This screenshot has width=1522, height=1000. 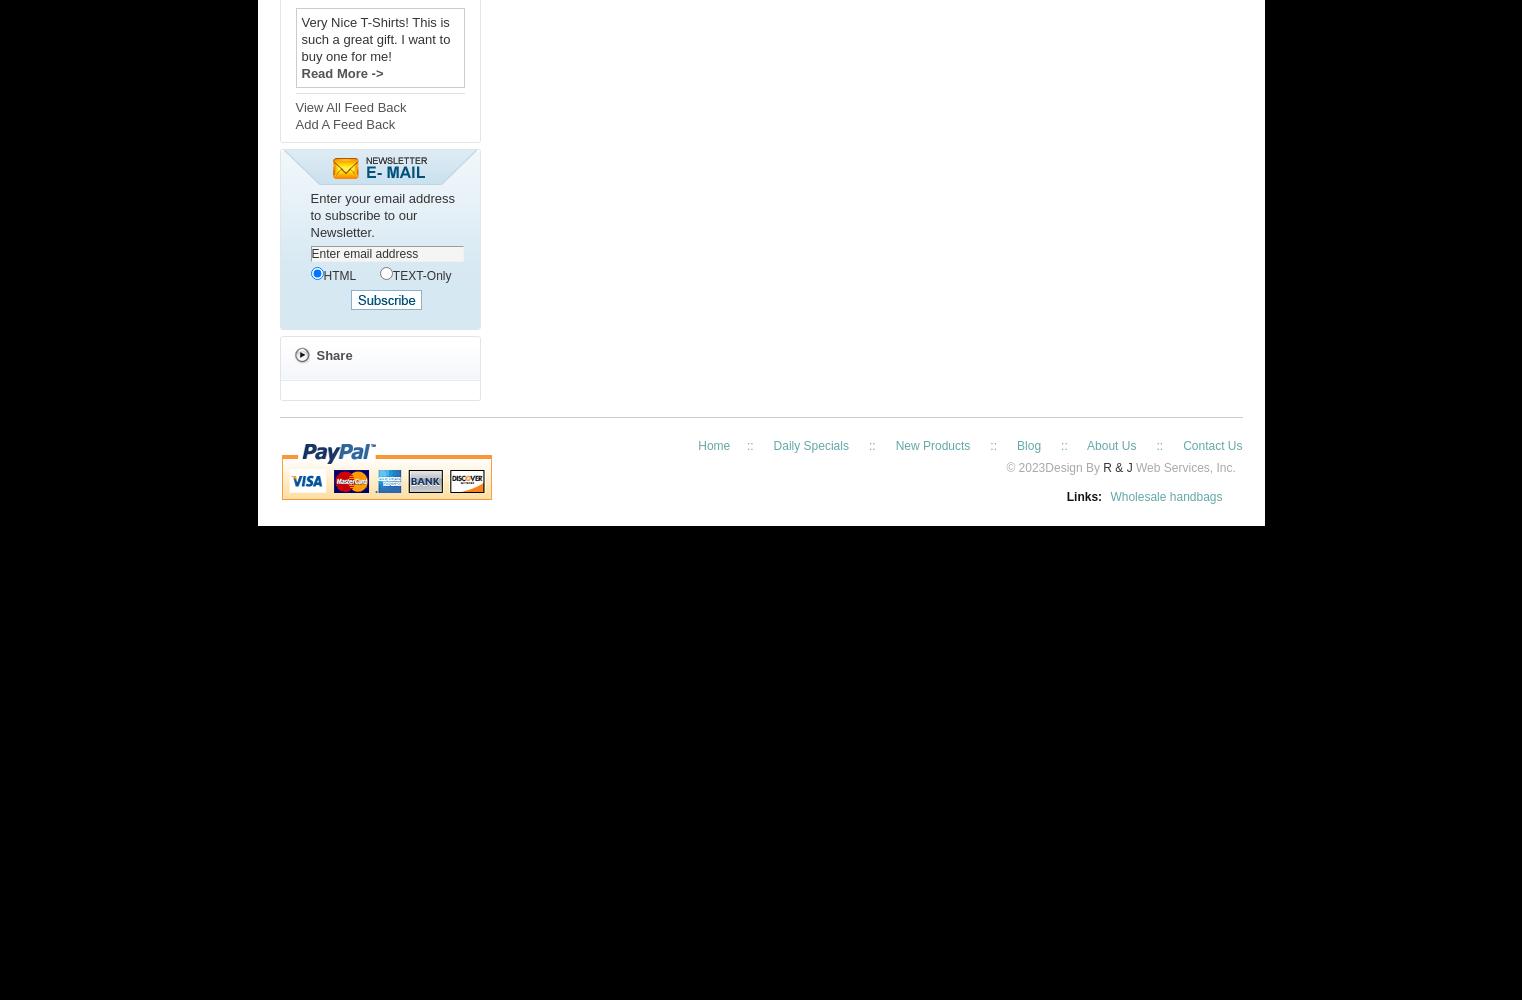 I want to click on 'Read More ->', so click(x=340, y=72).